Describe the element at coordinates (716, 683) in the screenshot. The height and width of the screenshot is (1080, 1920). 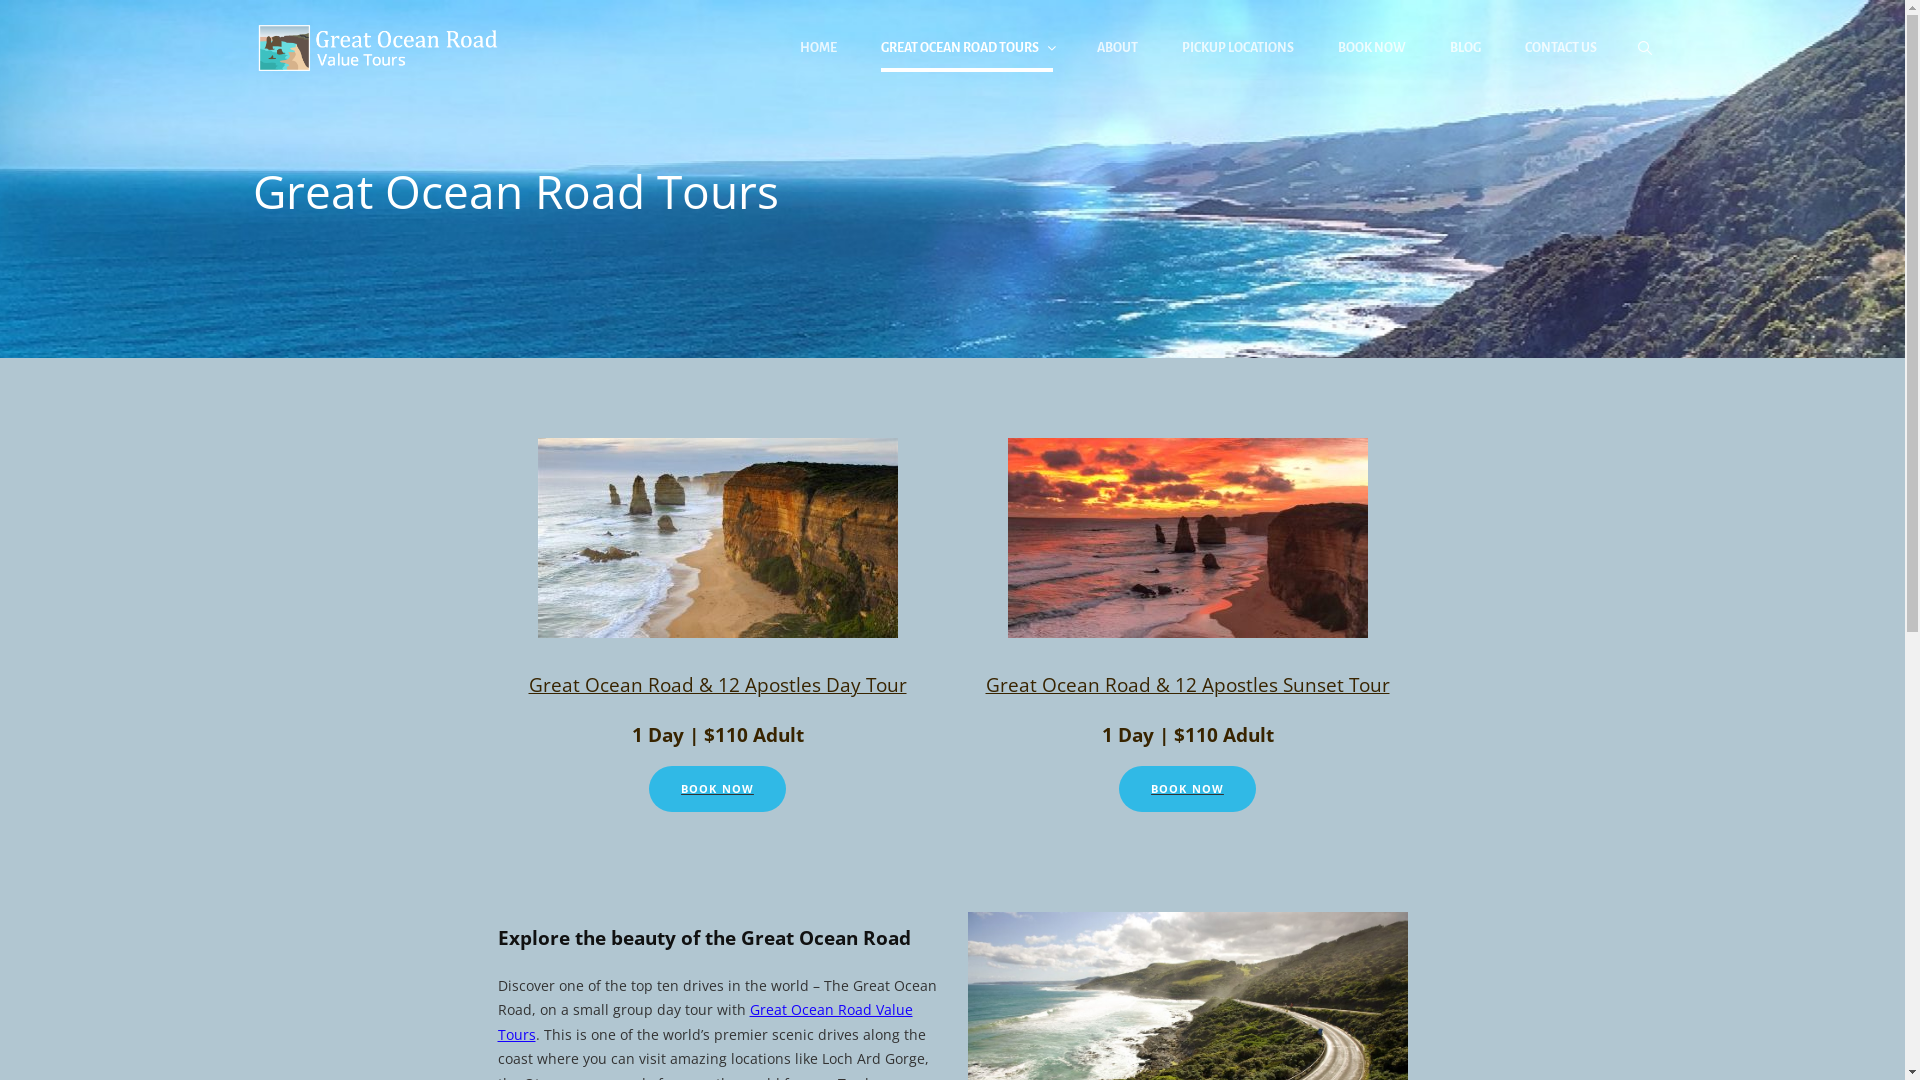
I see `'Great Ocean Road & 12 Apostles Day Tour'` at that location.